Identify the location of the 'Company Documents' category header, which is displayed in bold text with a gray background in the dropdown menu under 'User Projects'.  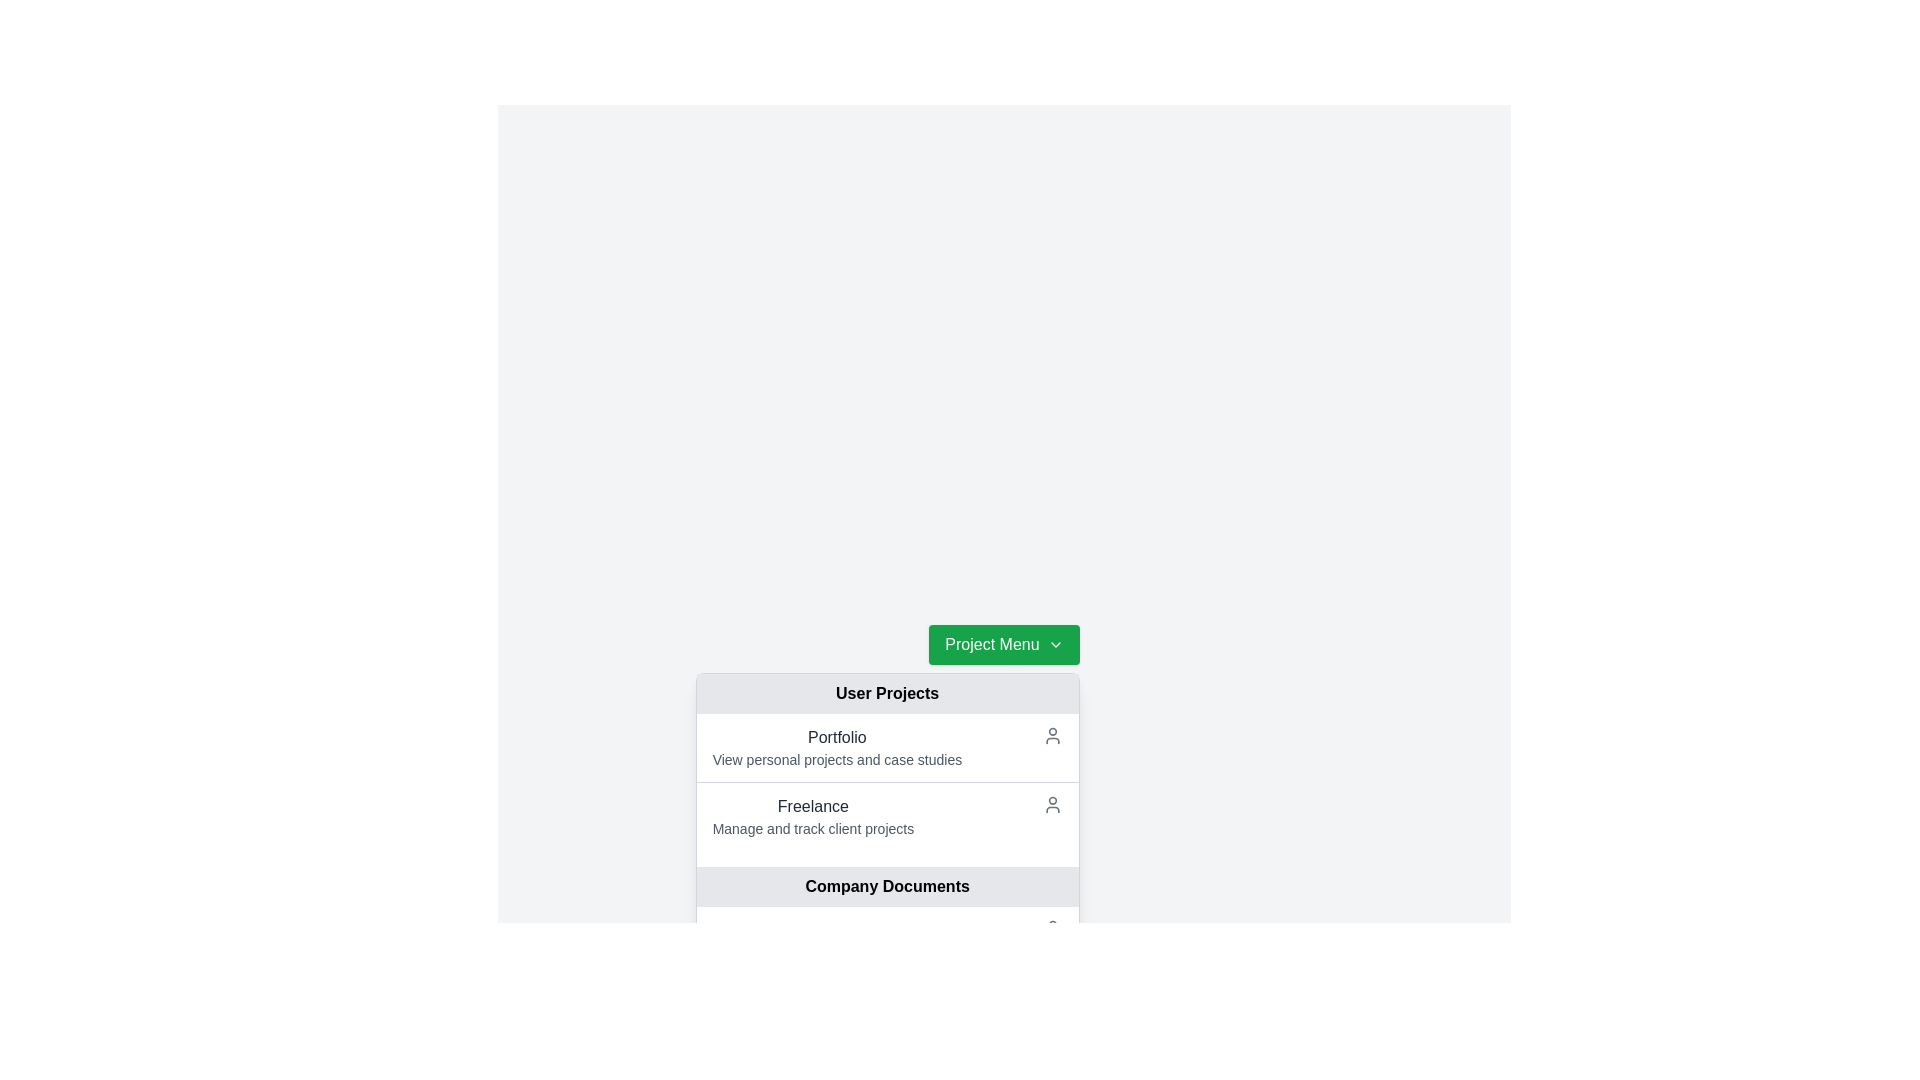
(886, 866).